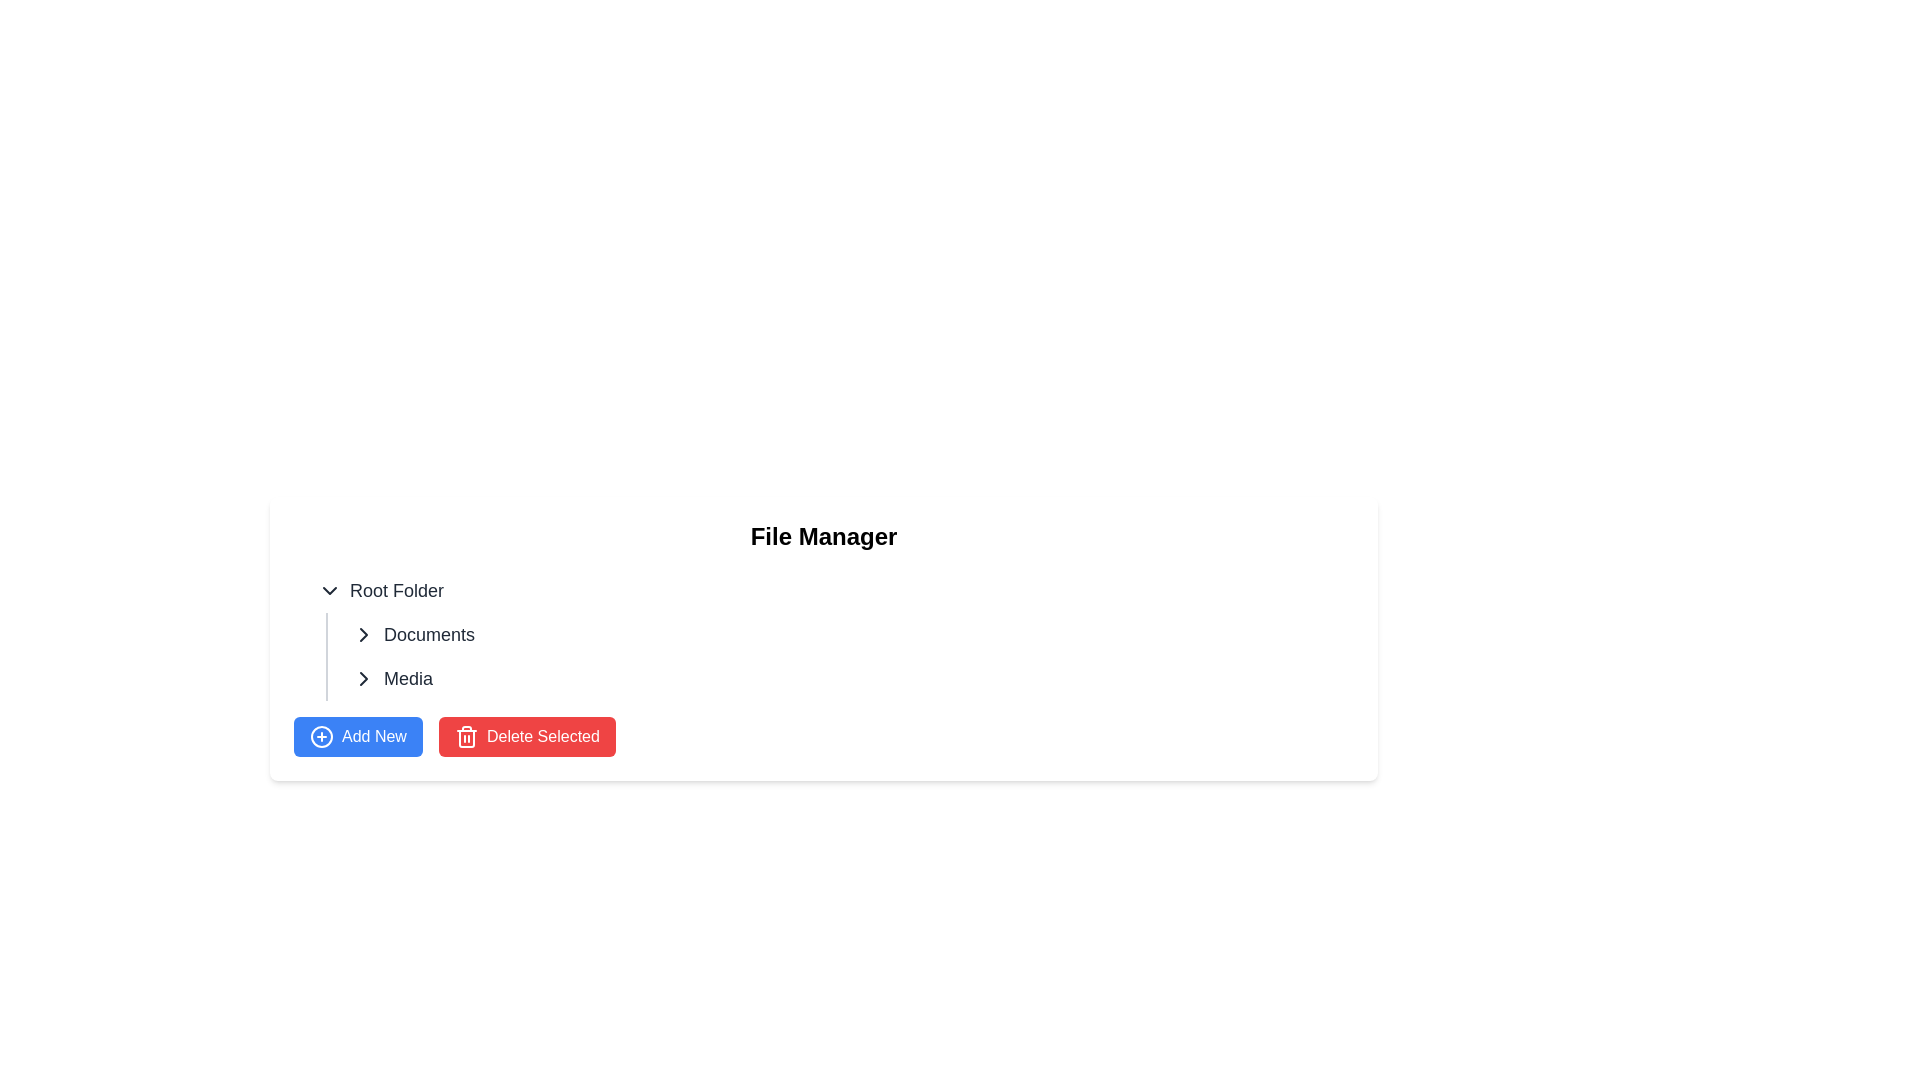 The width and height of the screenshot is (1920, 1080). What do you see at coordinates (407, 677) in the screenshot?
I see `the static text label representing the 'Media' folder` at bounding box center [407, 677].